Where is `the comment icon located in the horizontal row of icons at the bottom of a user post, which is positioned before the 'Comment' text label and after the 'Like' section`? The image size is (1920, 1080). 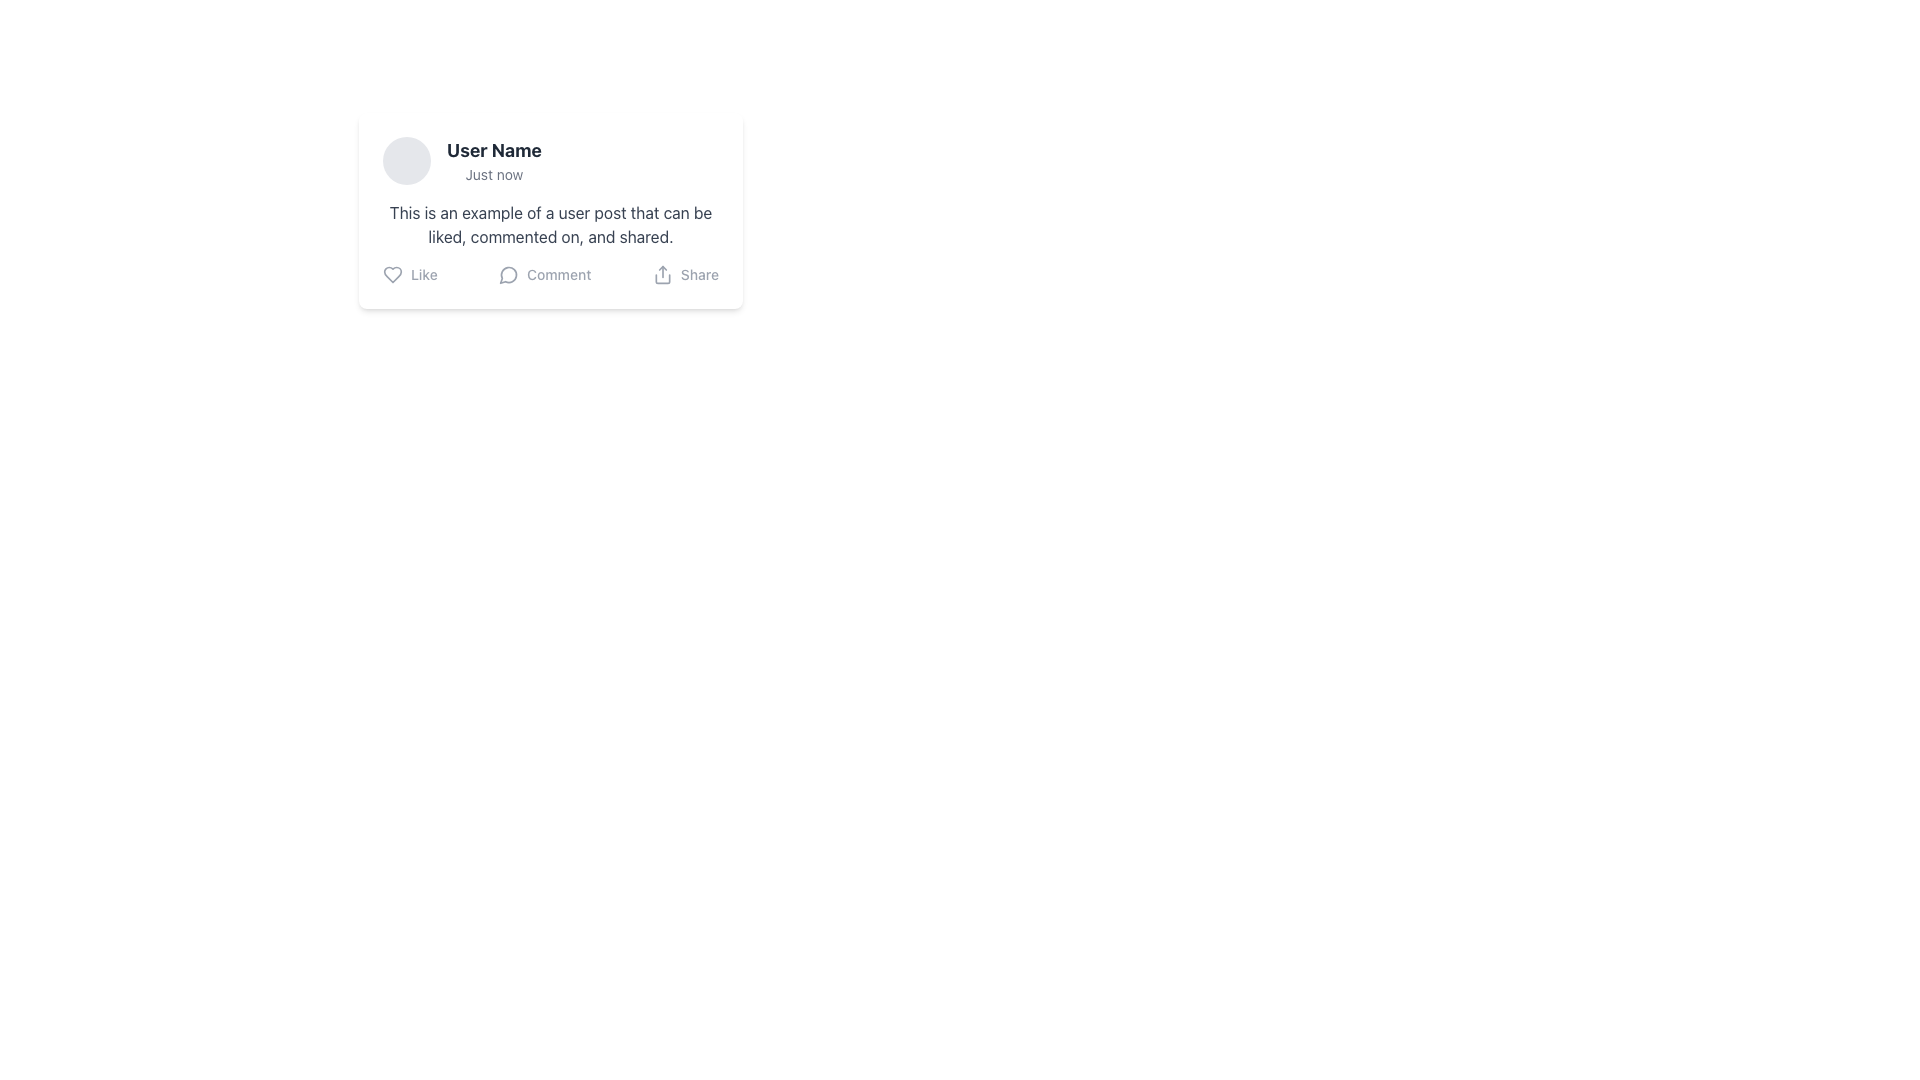 the comment icon located in the horizontal row of icons at the bottom of a user post, which is positioned before the 'Comment' text label and after the 'Like' section is located at coordinates (509, 274).